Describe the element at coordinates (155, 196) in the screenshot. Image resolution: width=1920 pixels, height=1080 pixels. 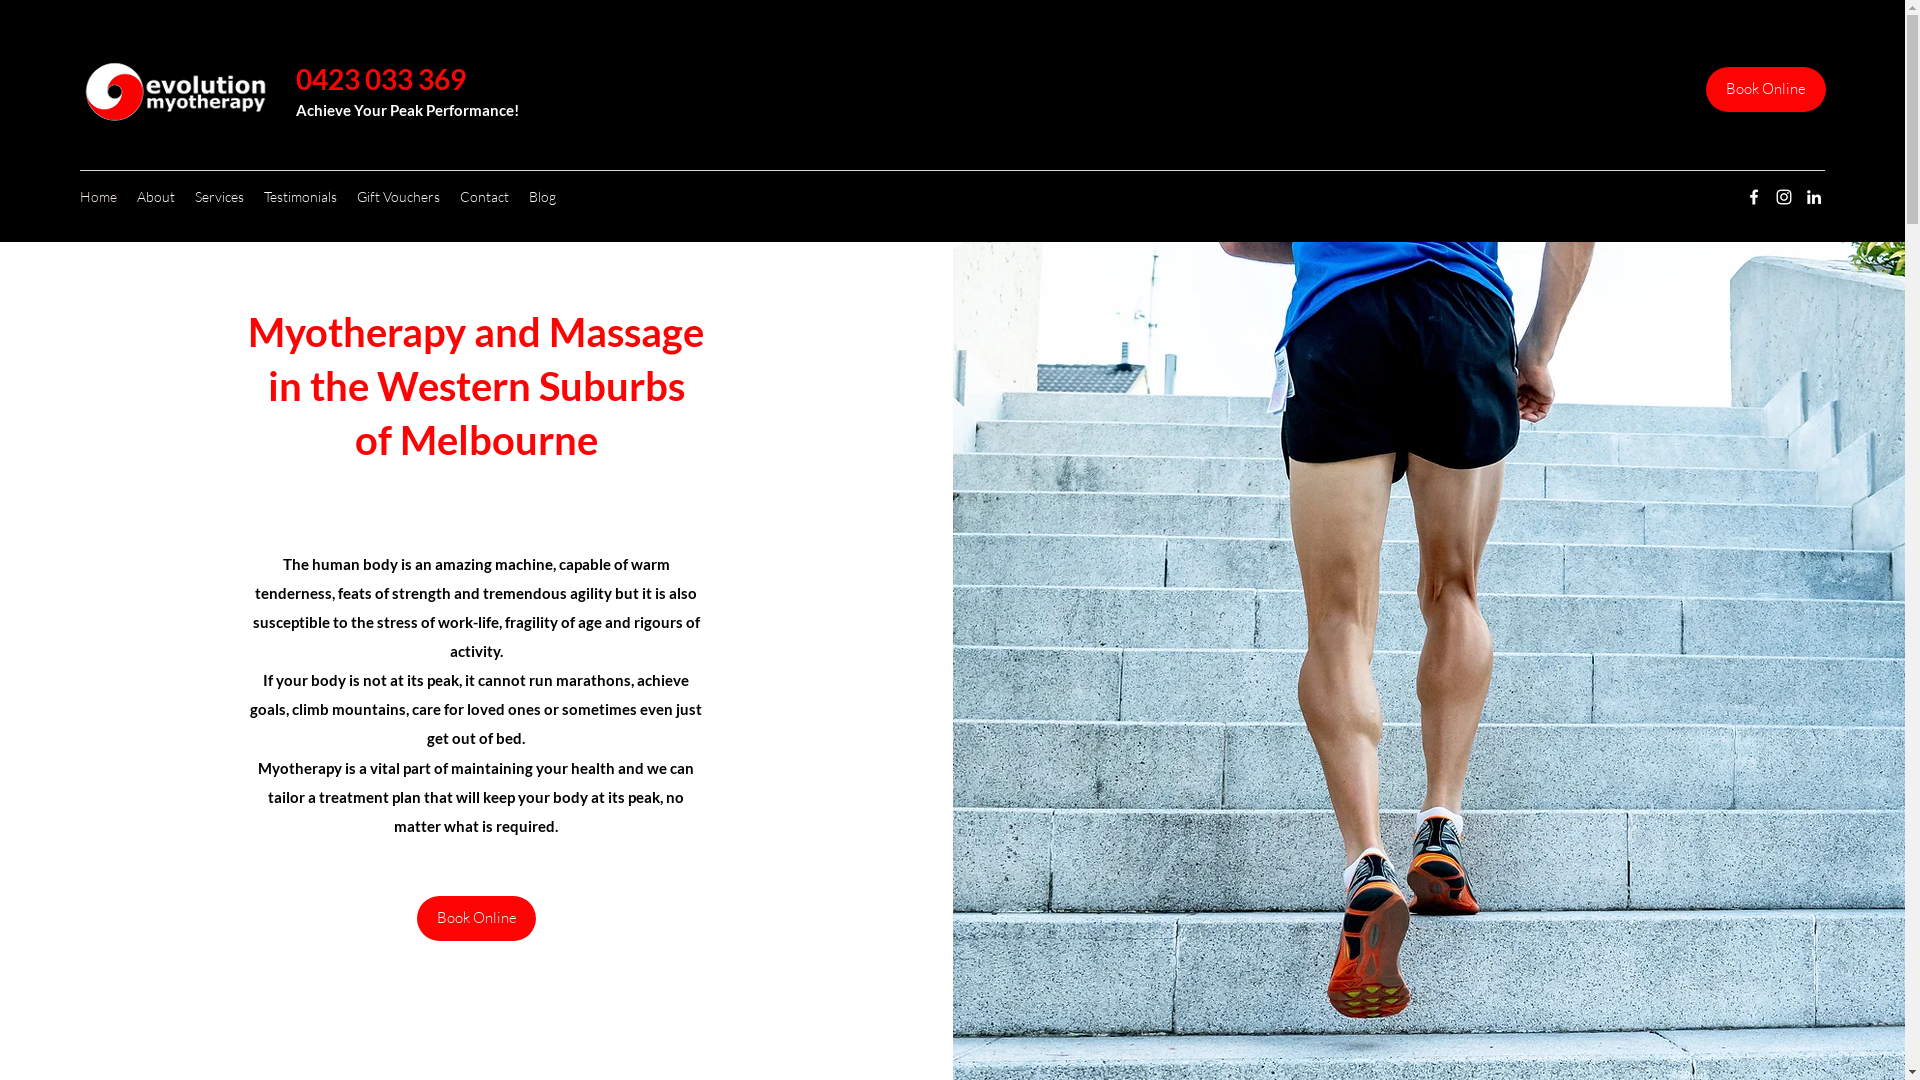
I see `'About'` at that location.